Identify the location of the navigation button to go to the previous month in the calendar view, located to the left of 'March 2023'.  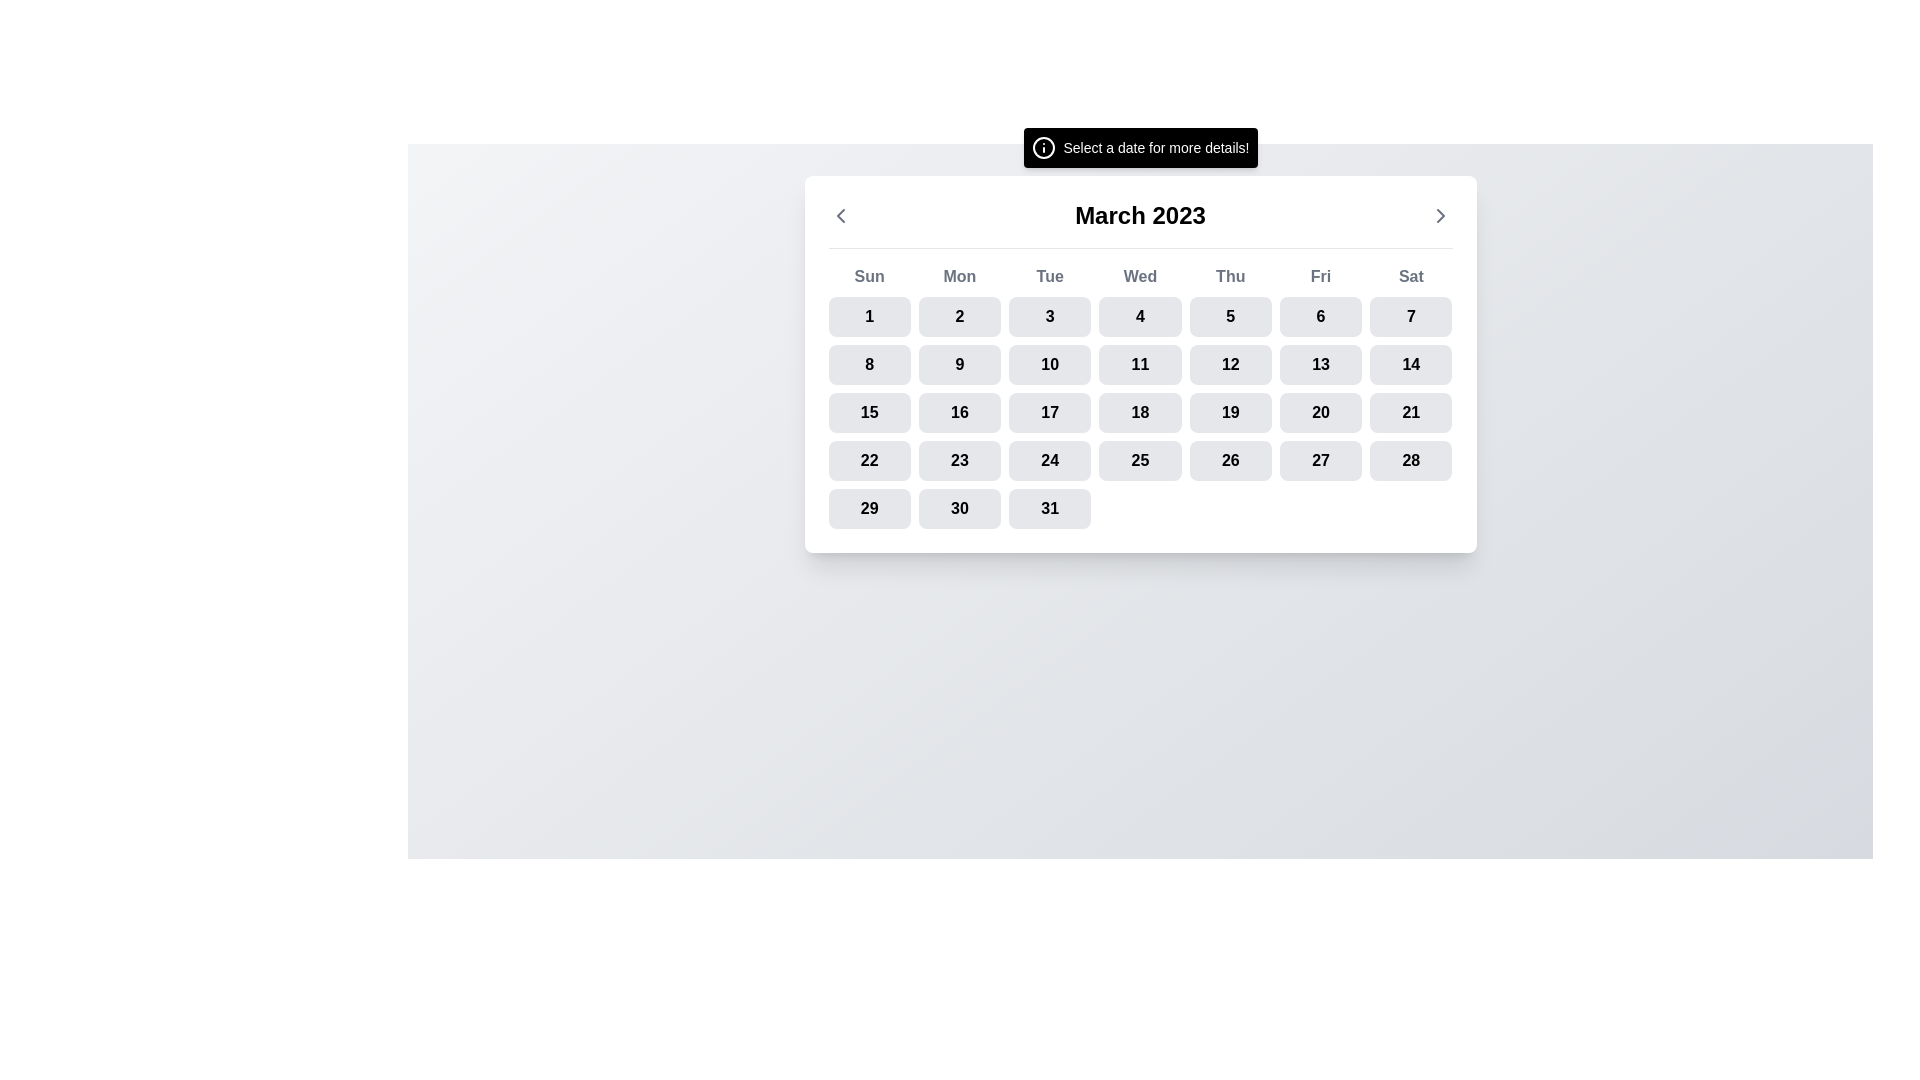
(840, 216).